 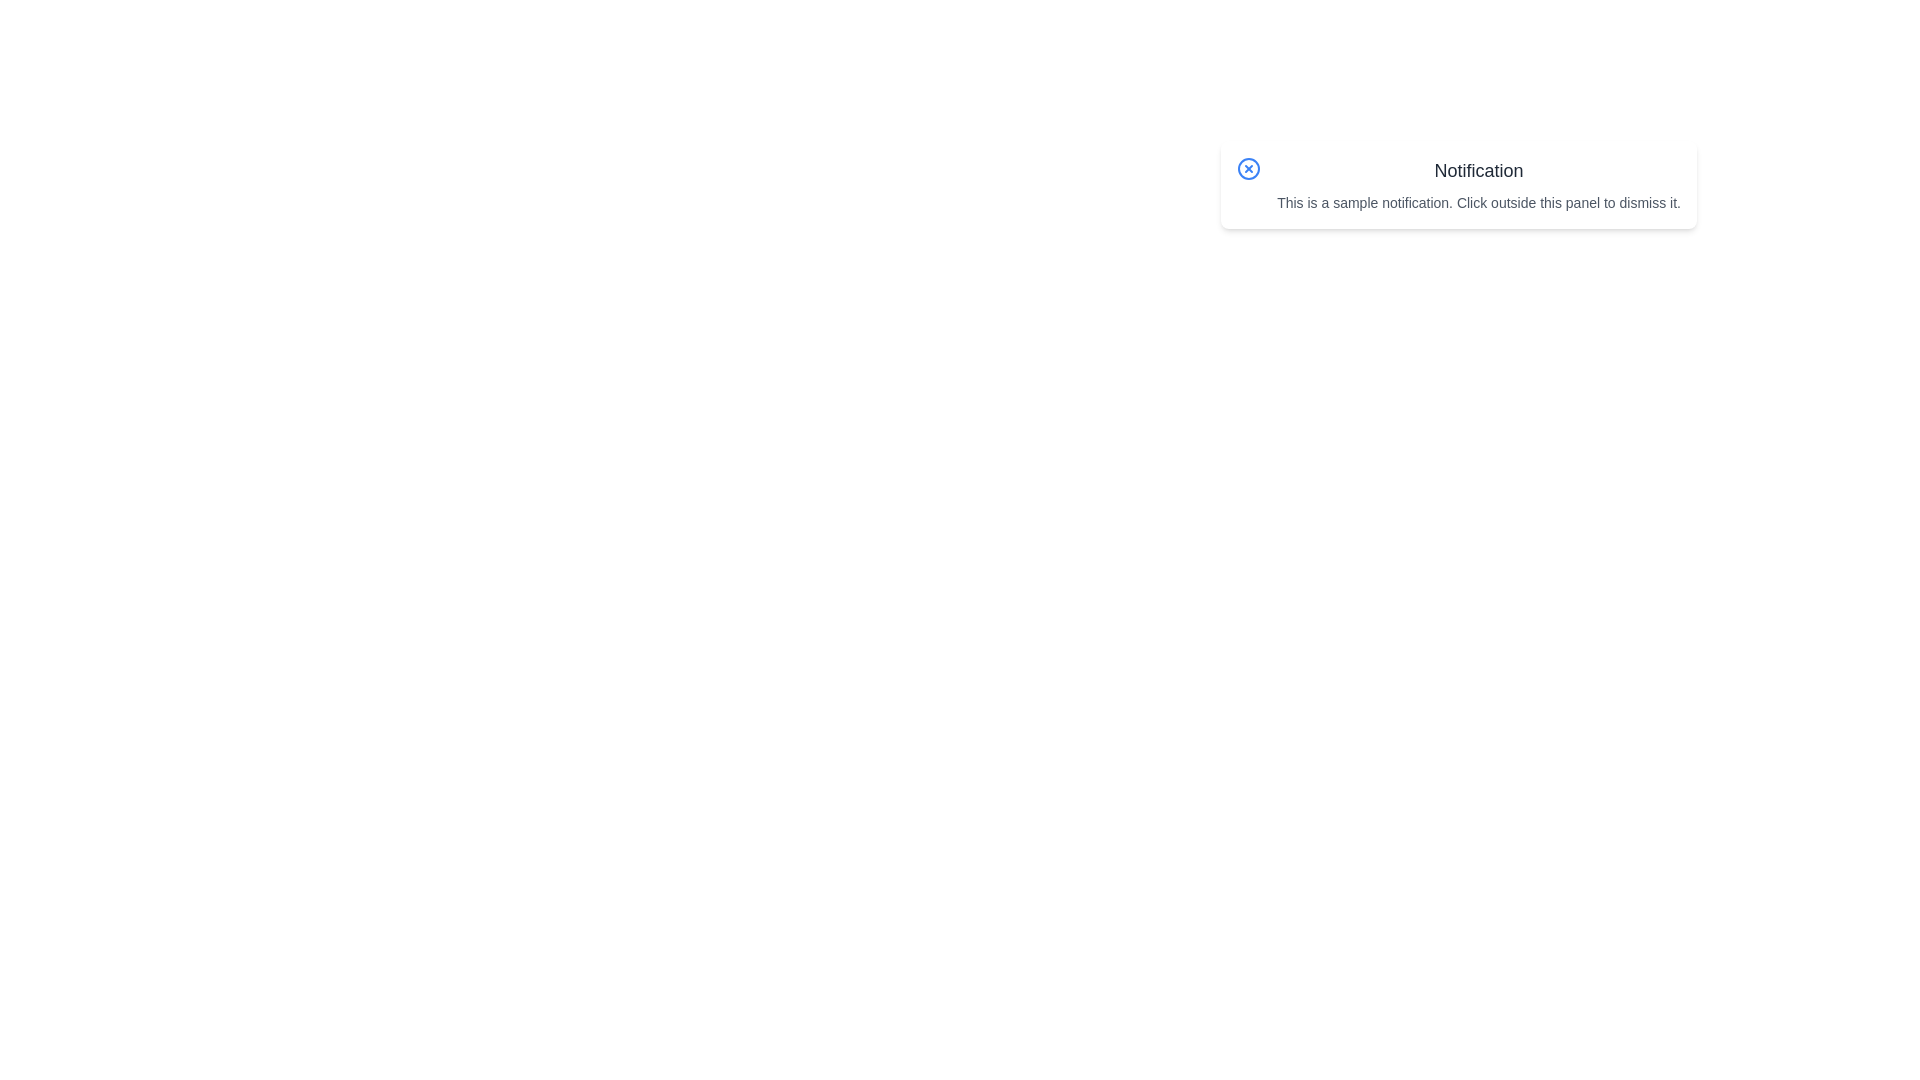 What do you see at coordinates (1479, 203) in the screenshot?
I see `the notification message element located directly below the 'Notification' title text within the notification panel` at bounding box center [1479, 203].